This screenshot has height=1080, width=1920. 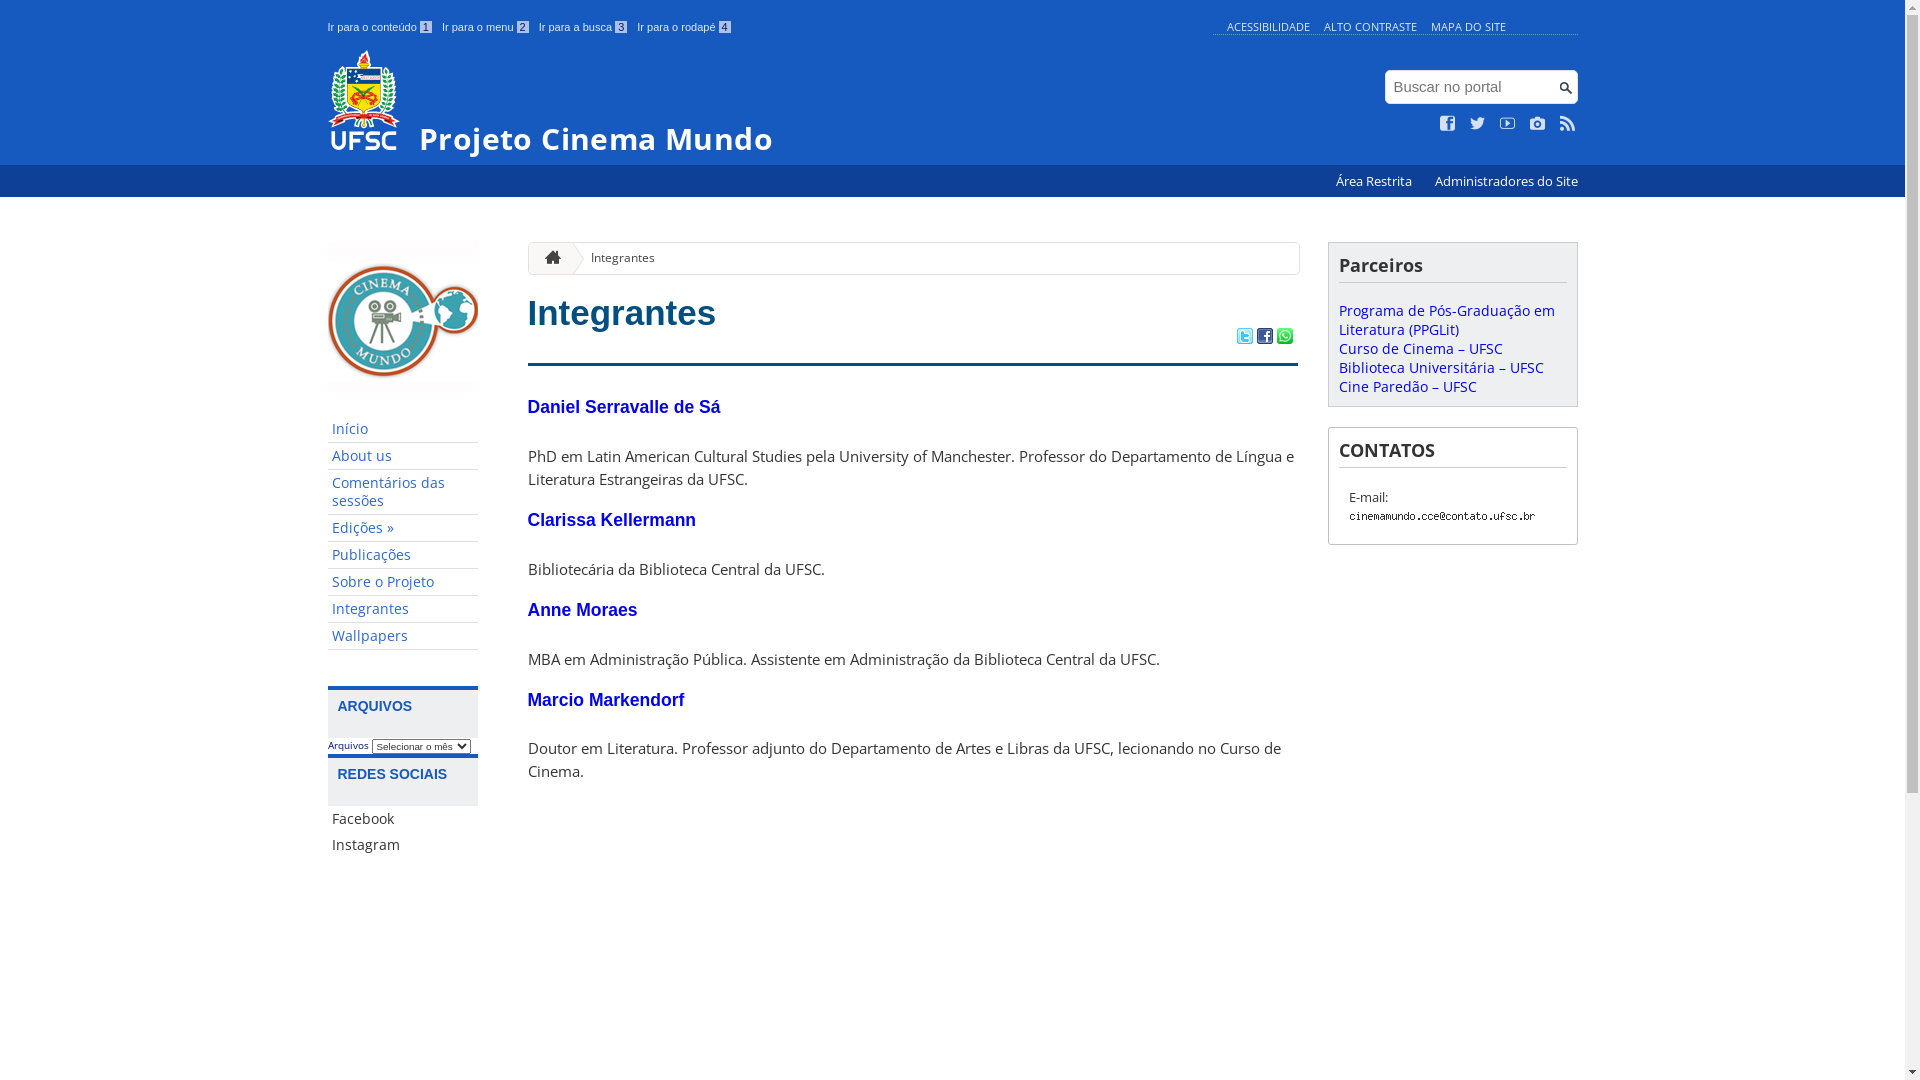 What do you see at coordinates (402, 636) in the screenshot?
I see `'Wallpapers'` at bounding box center [402, 636].